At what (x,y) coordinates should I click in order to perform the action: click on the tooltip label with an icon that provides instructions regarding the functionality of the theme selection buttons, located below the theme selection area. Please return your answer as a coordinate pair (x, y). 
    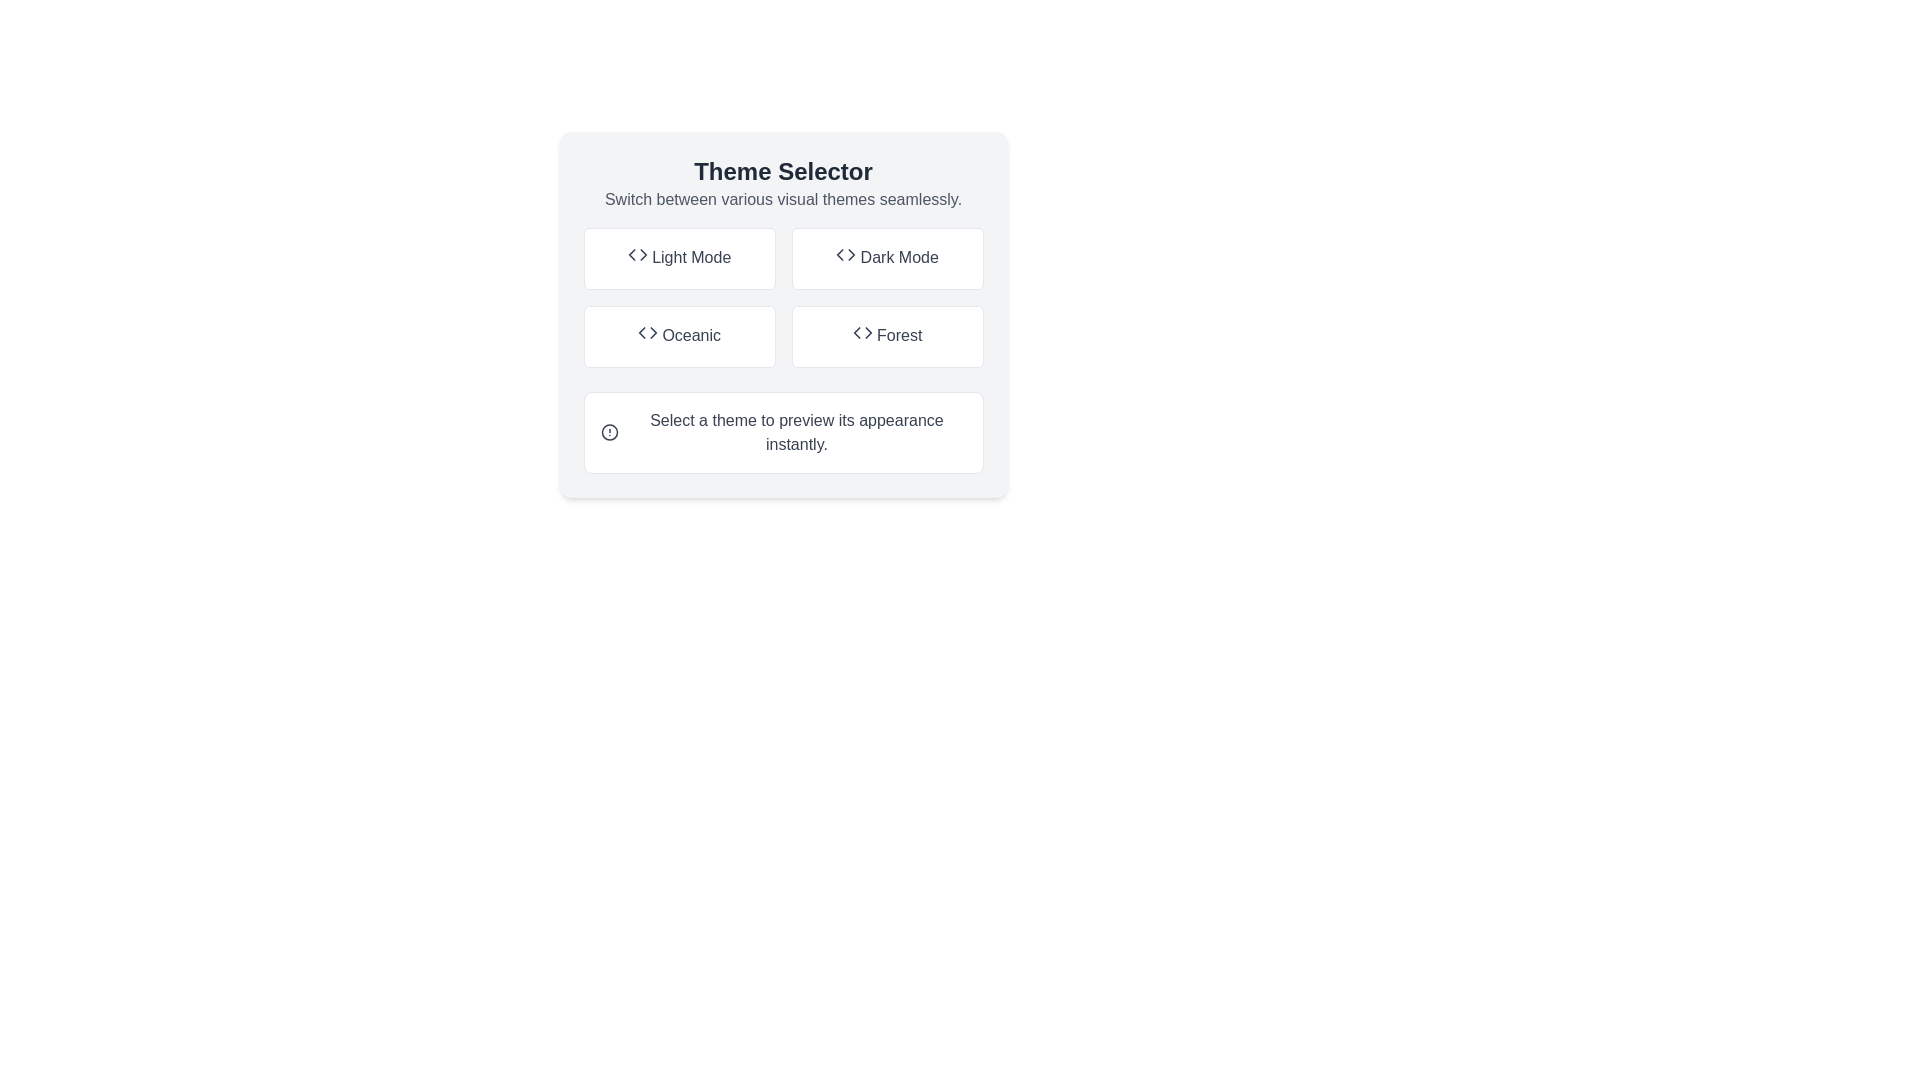
    Looking at the image, I should click on (782, 431).